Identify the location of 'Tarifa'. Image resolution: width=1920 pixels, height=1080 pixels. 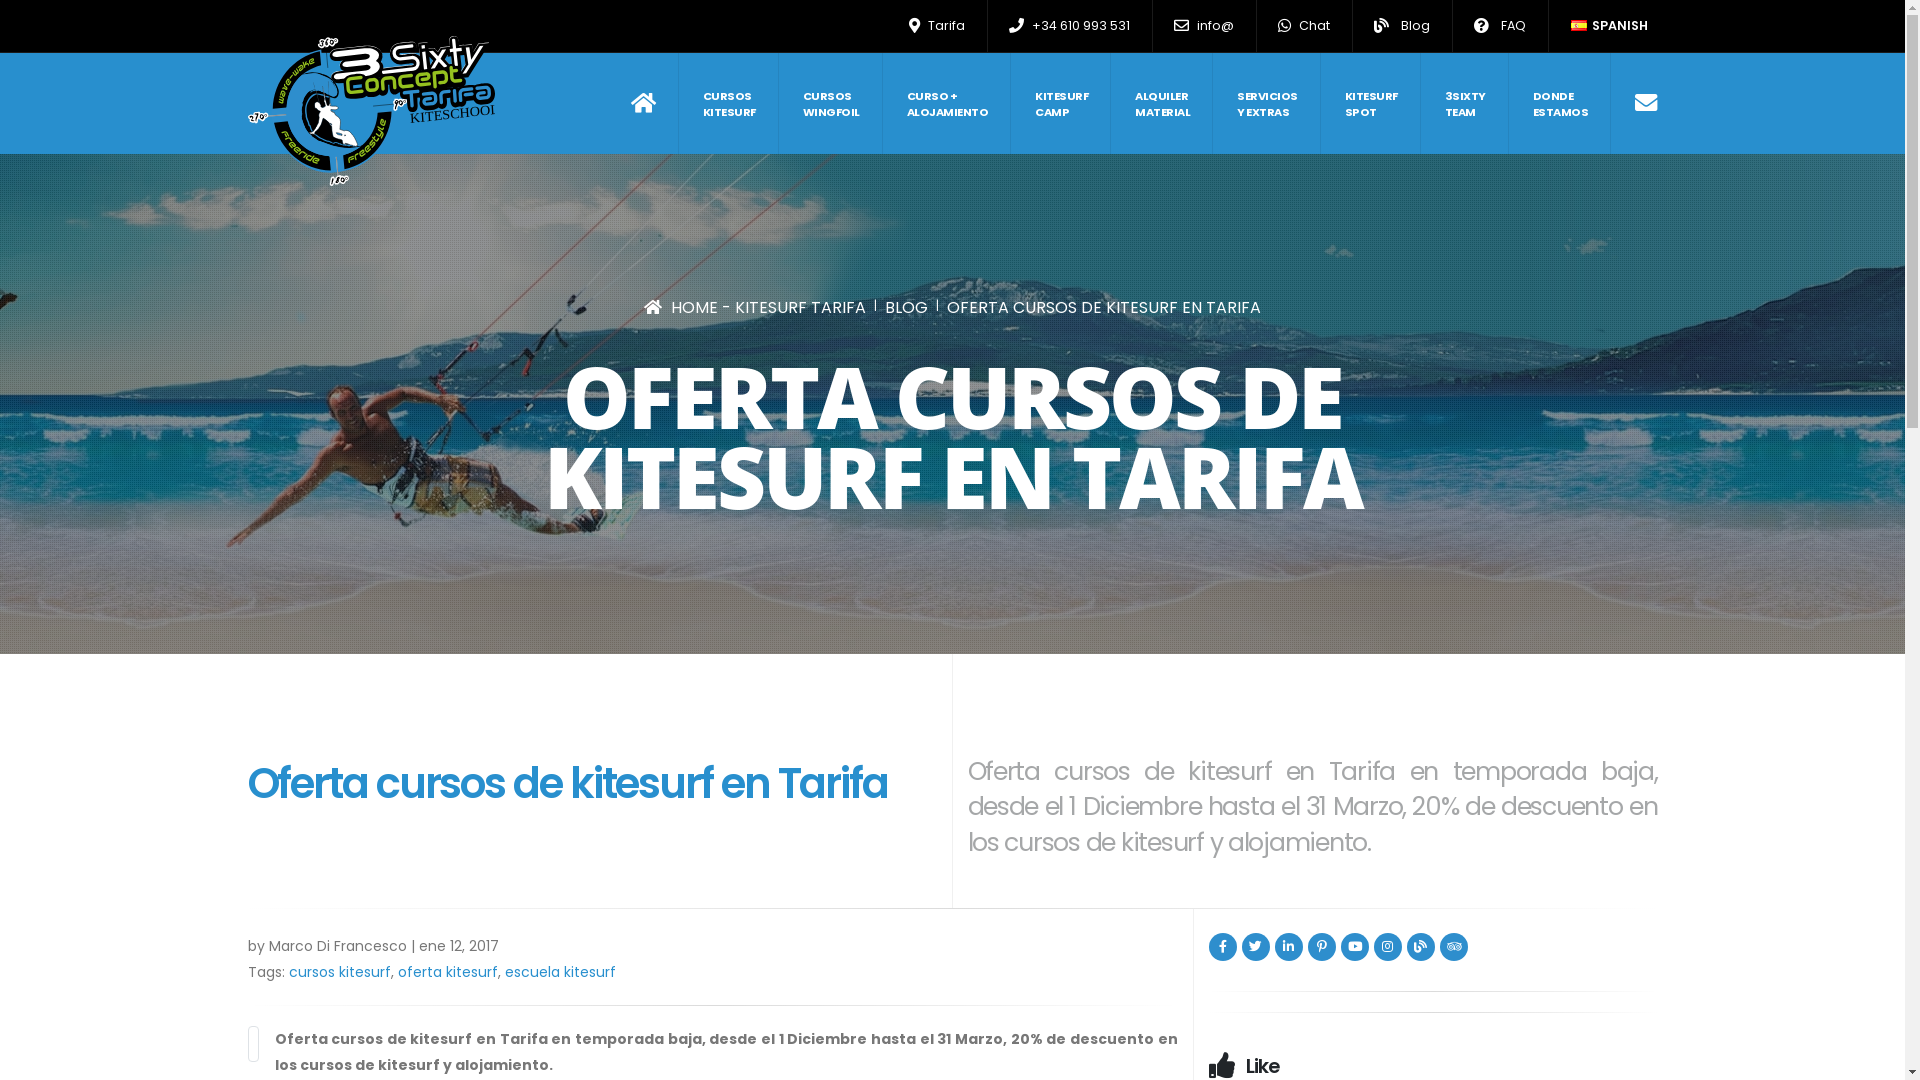
(936, 26).